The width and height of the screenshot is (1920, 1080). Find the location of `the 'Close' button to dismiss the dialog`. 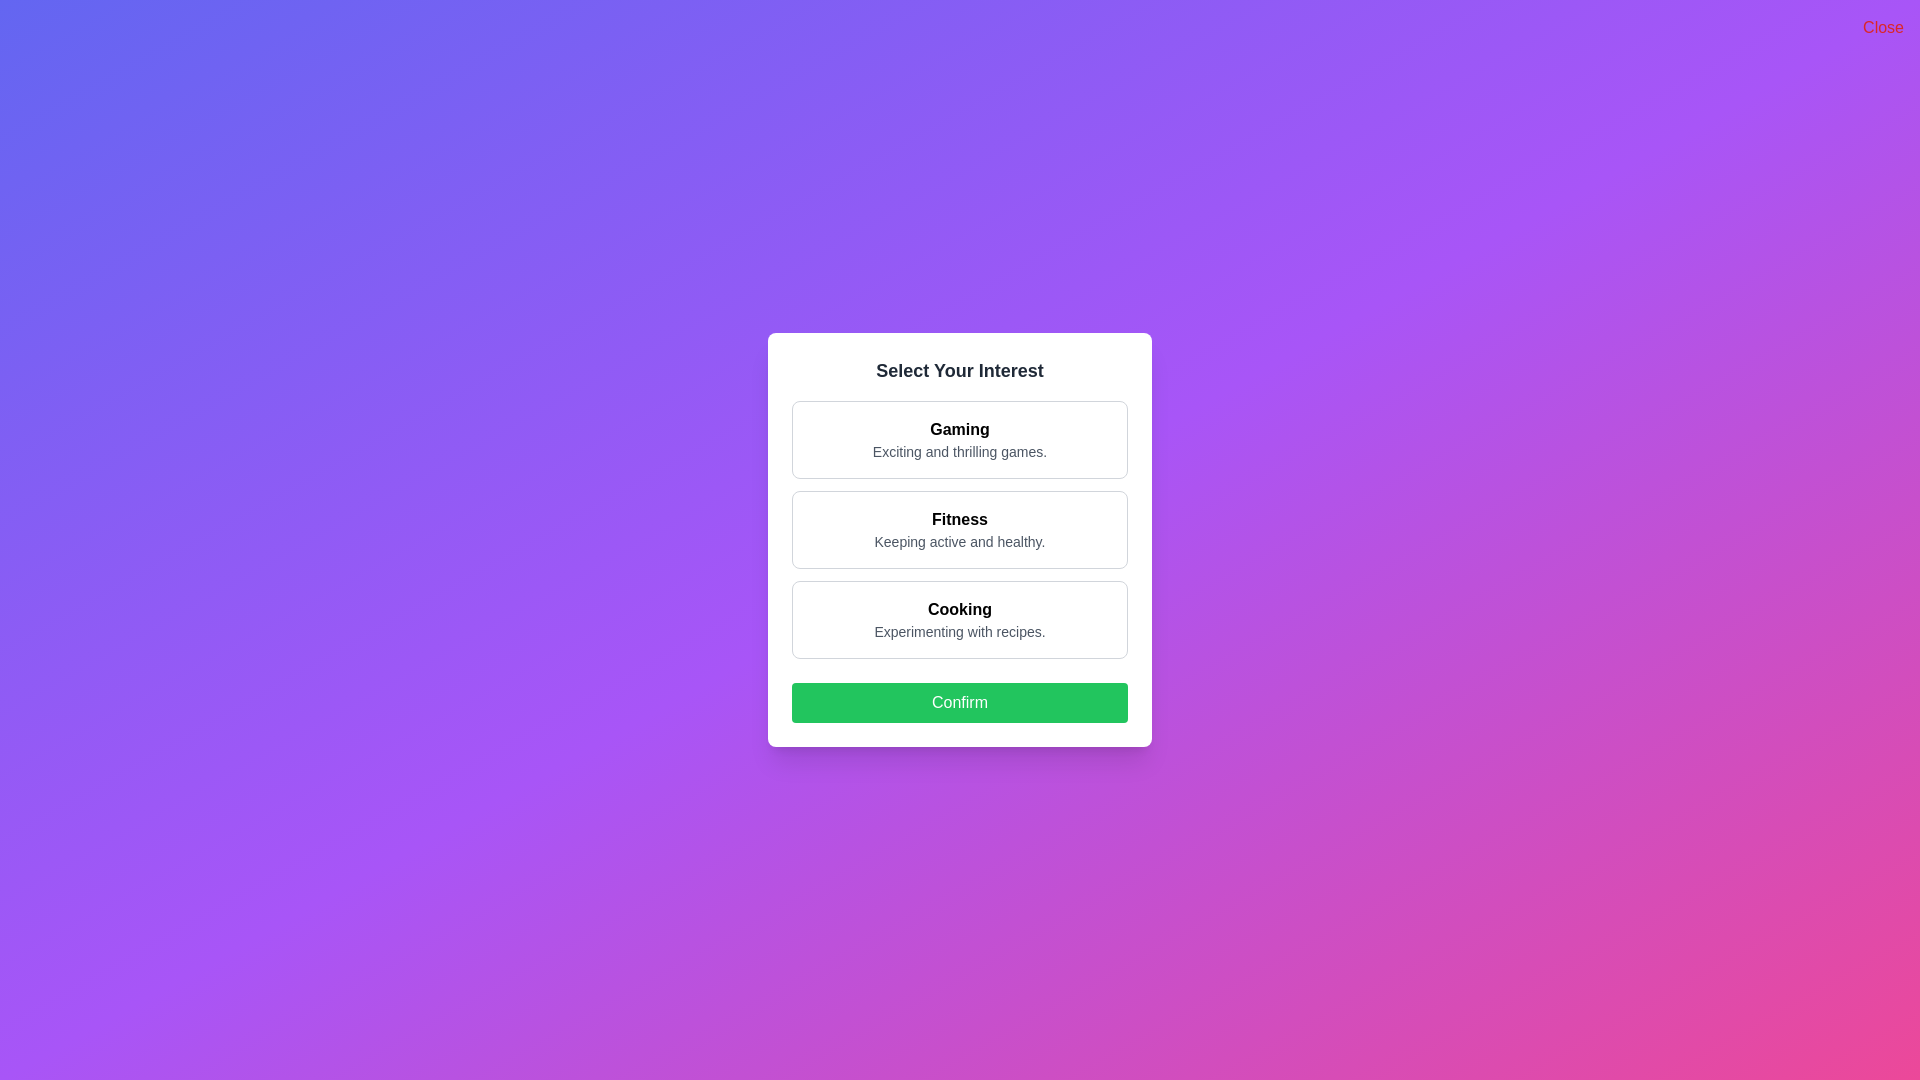

the 'Close' button to dismiss the dialog is located at coordinates (1881, 27).